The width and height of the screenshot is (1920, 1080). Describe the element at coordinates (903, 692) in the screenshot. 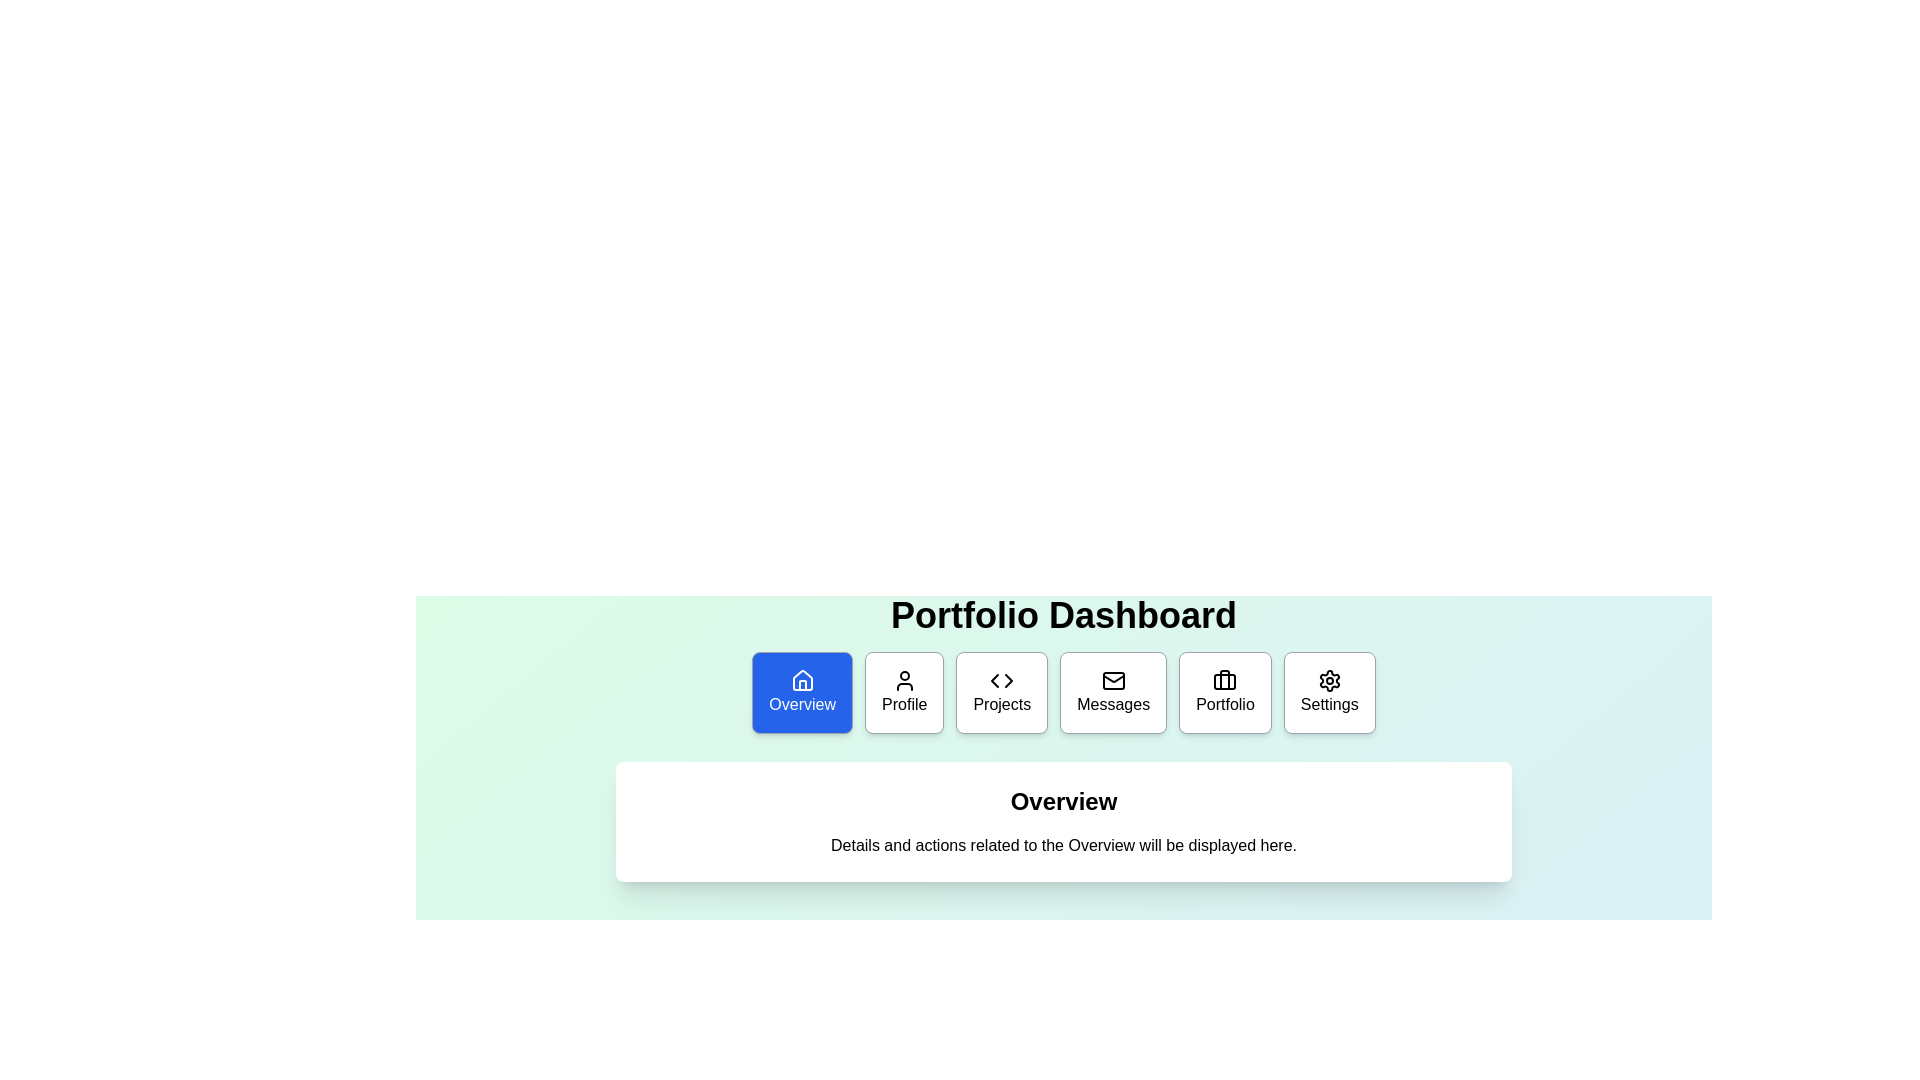

I see `the navigation button located between the 'Overview' and 'Projects' buttons` at that location.